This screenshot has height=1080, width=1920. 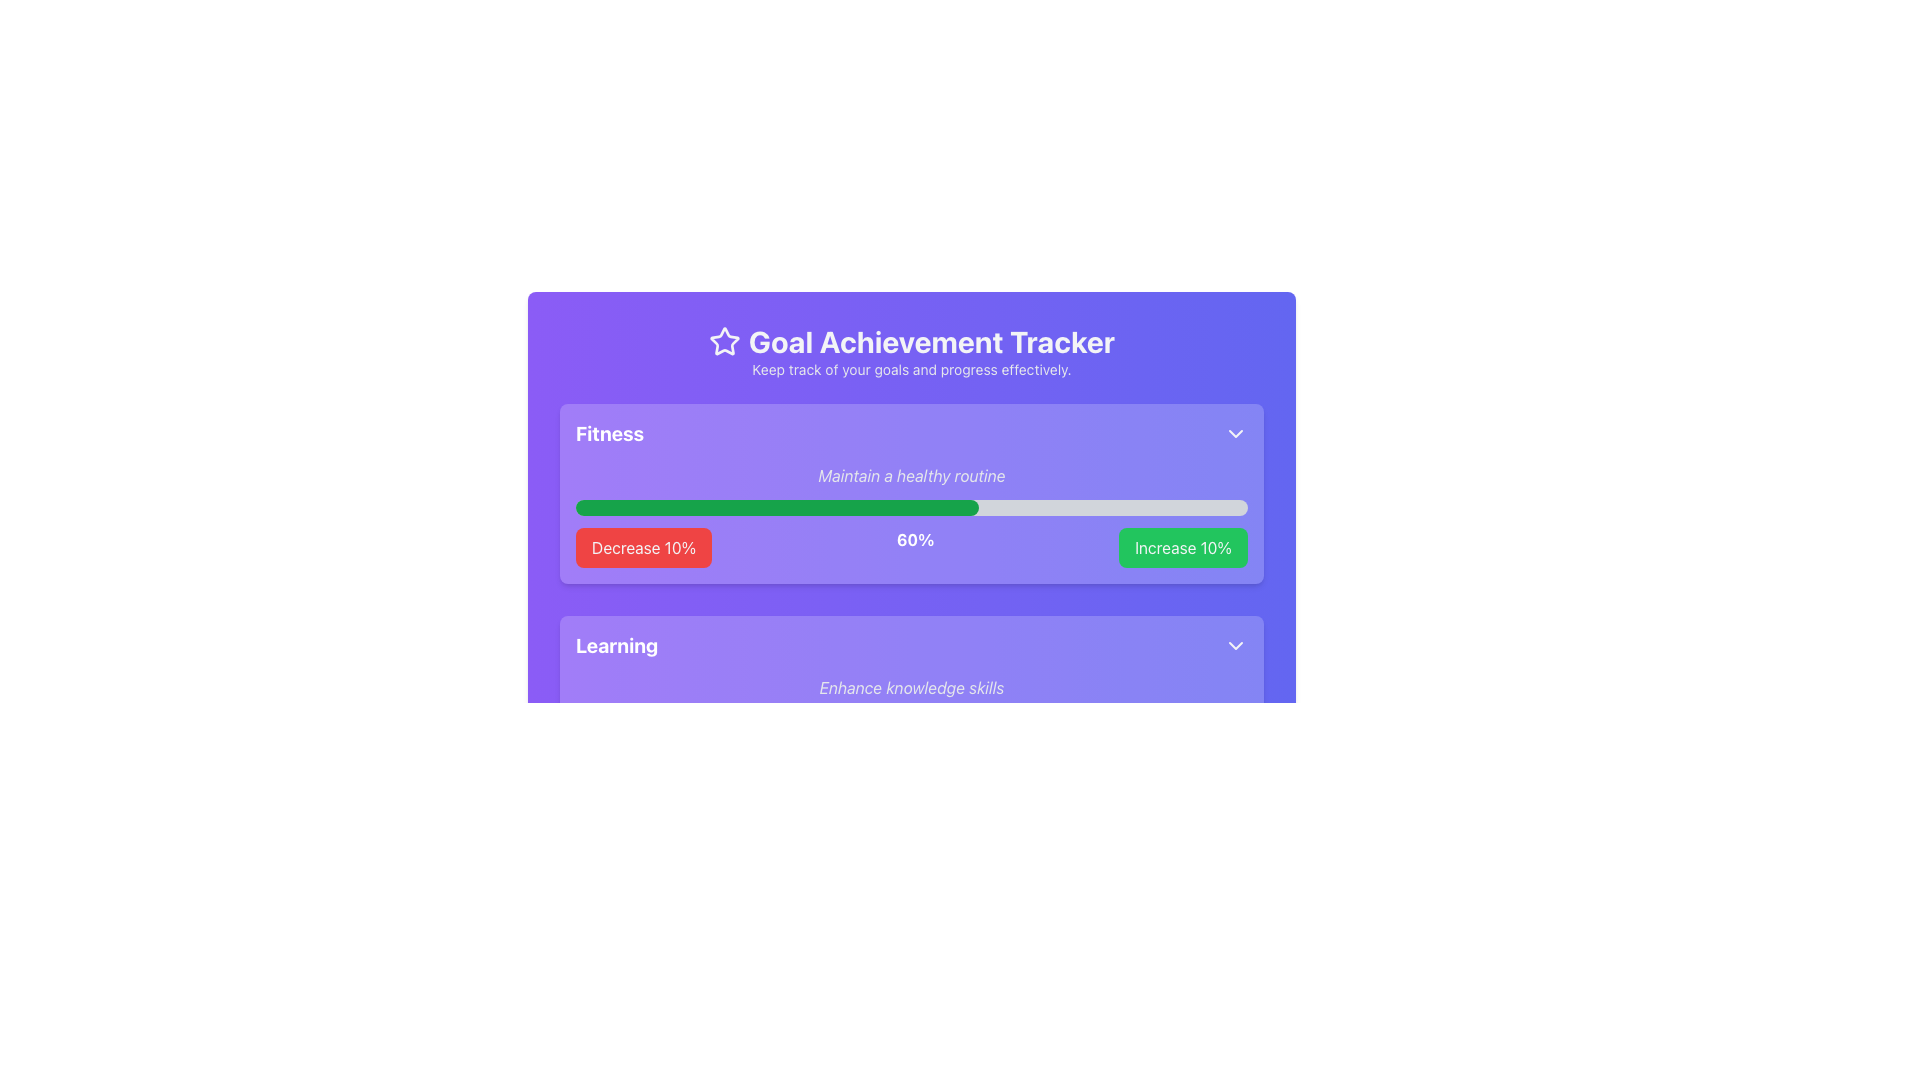 What do you see at coordinates (914, 547) in the screenshot?
I see `the static Text Label indicating the current progress percentage, which is centrally positioned between the 'Decrease 10%' and 'Increase 10%' buttons in the fitness section's progress tracker` at bounding box center [914, 547].